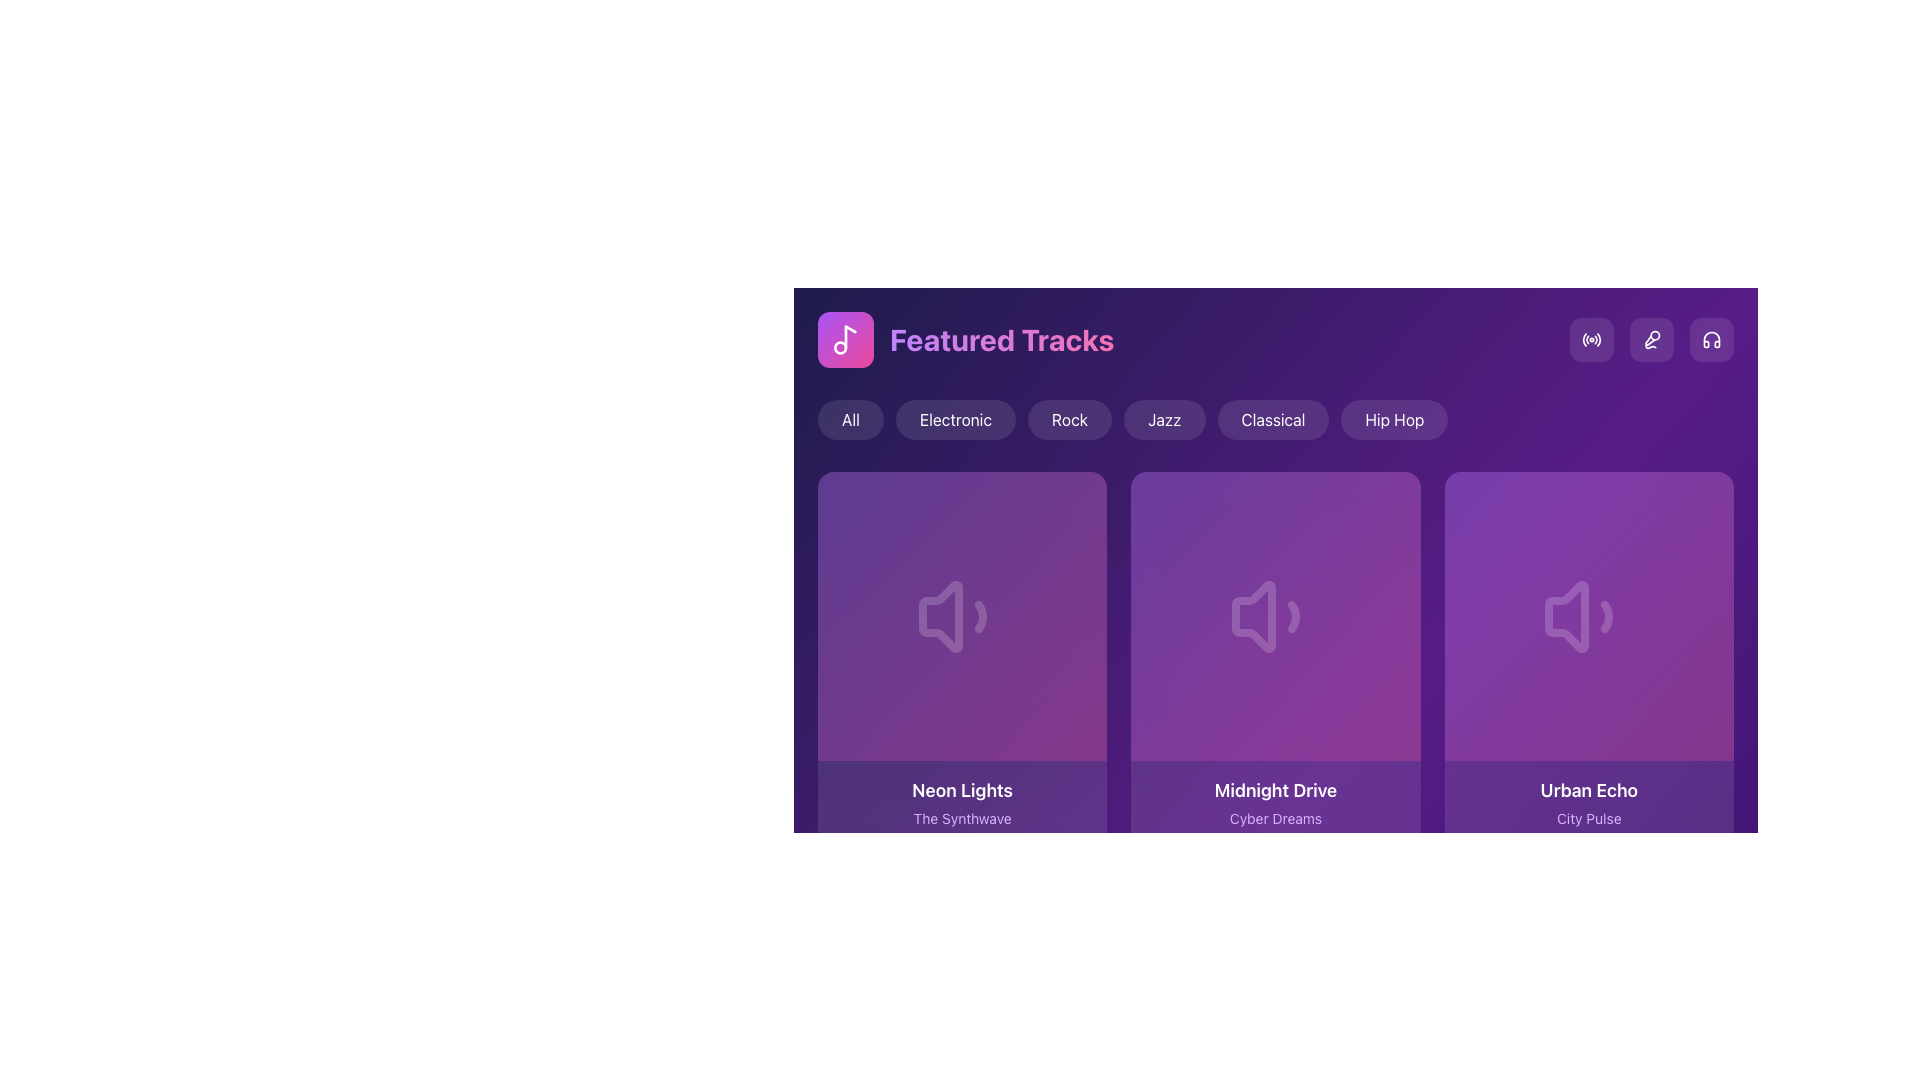 The height and width of the screenshot is (1080, 1920). I want to click on the musical note icon in the upper-left corner of the application interface, so click(845, 338).